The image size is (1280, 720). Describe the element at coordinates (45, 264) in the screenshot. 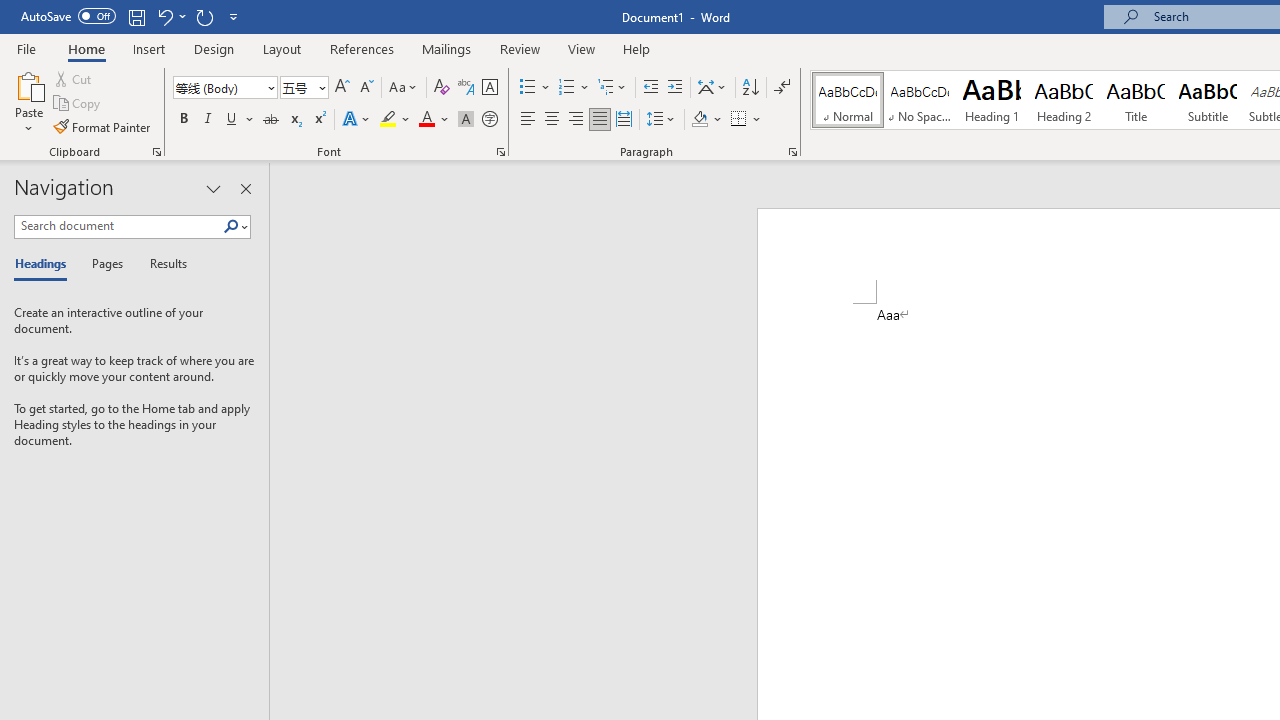

I see `'Headings'` at that location.